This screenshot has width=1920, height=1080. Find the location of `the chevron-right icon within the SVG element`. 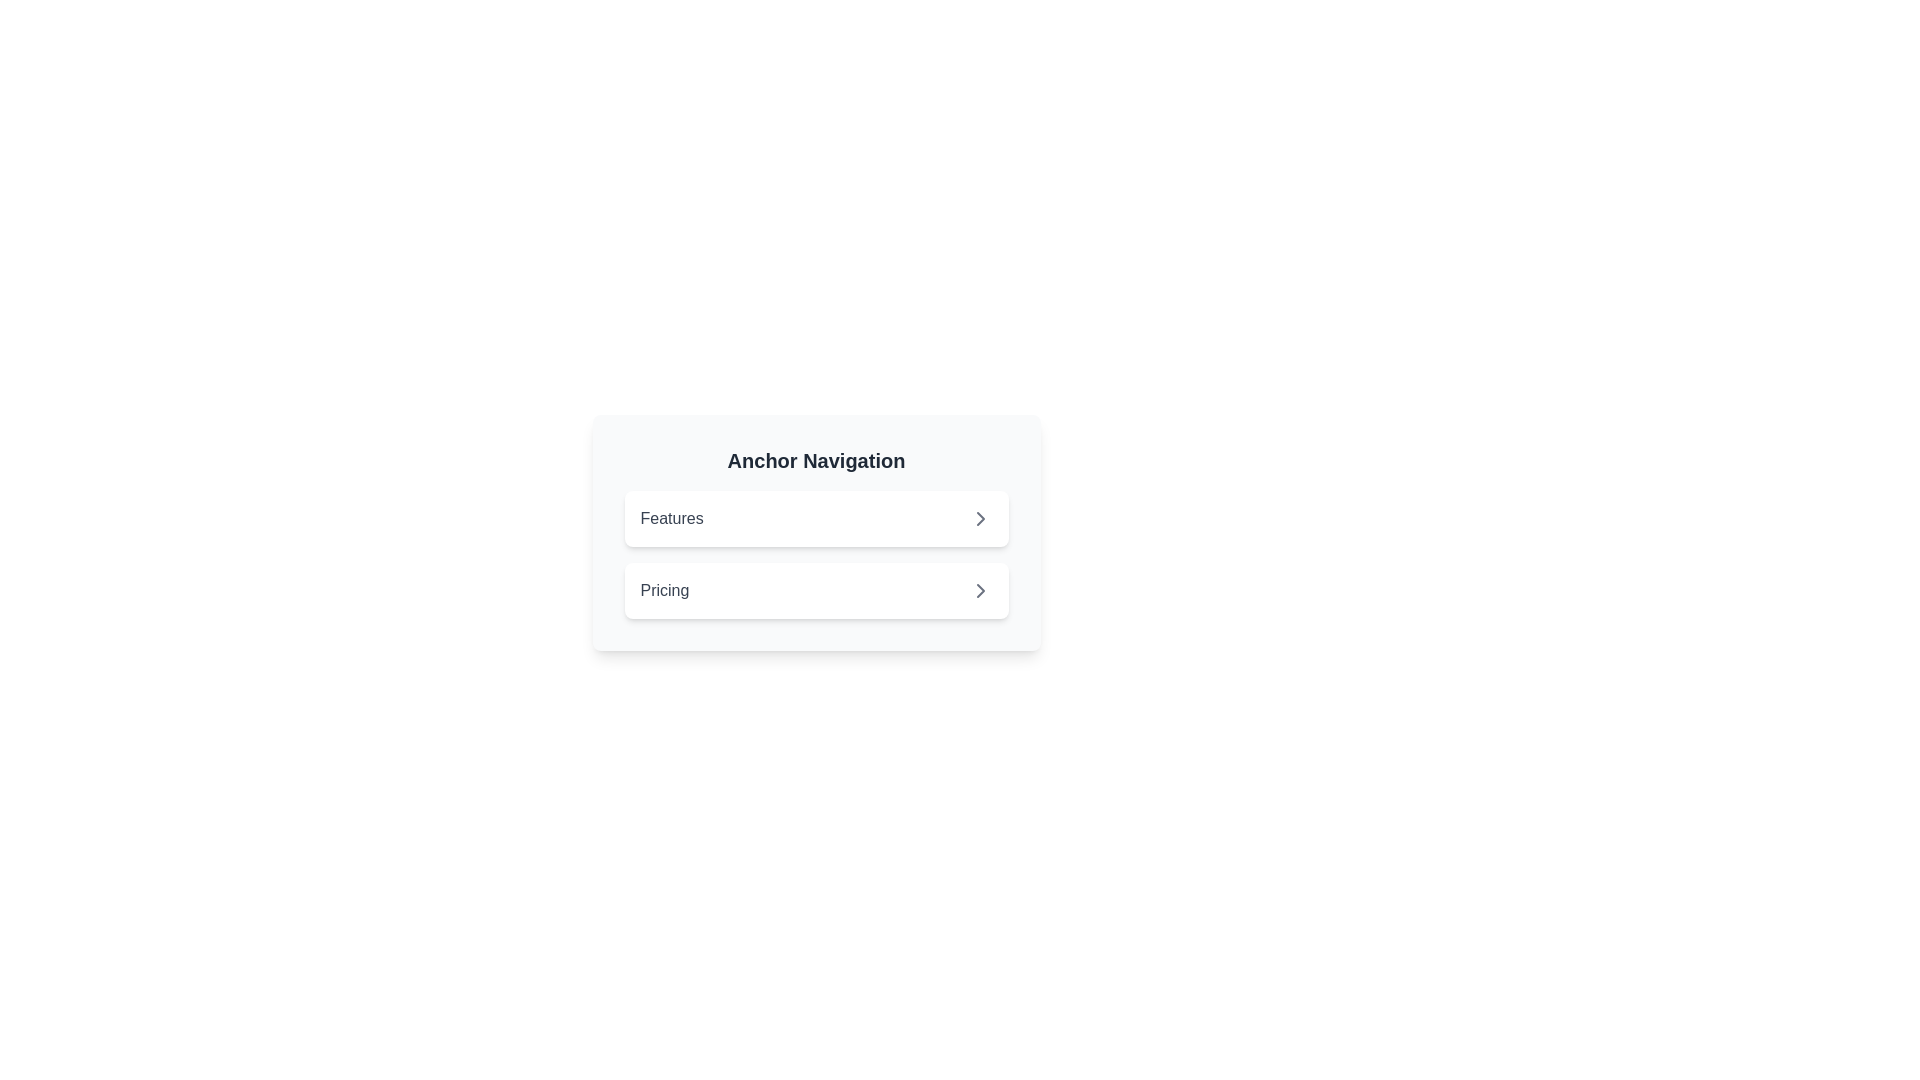

the chevron-right icon within the SVG element is located at coordinates (980, 518).